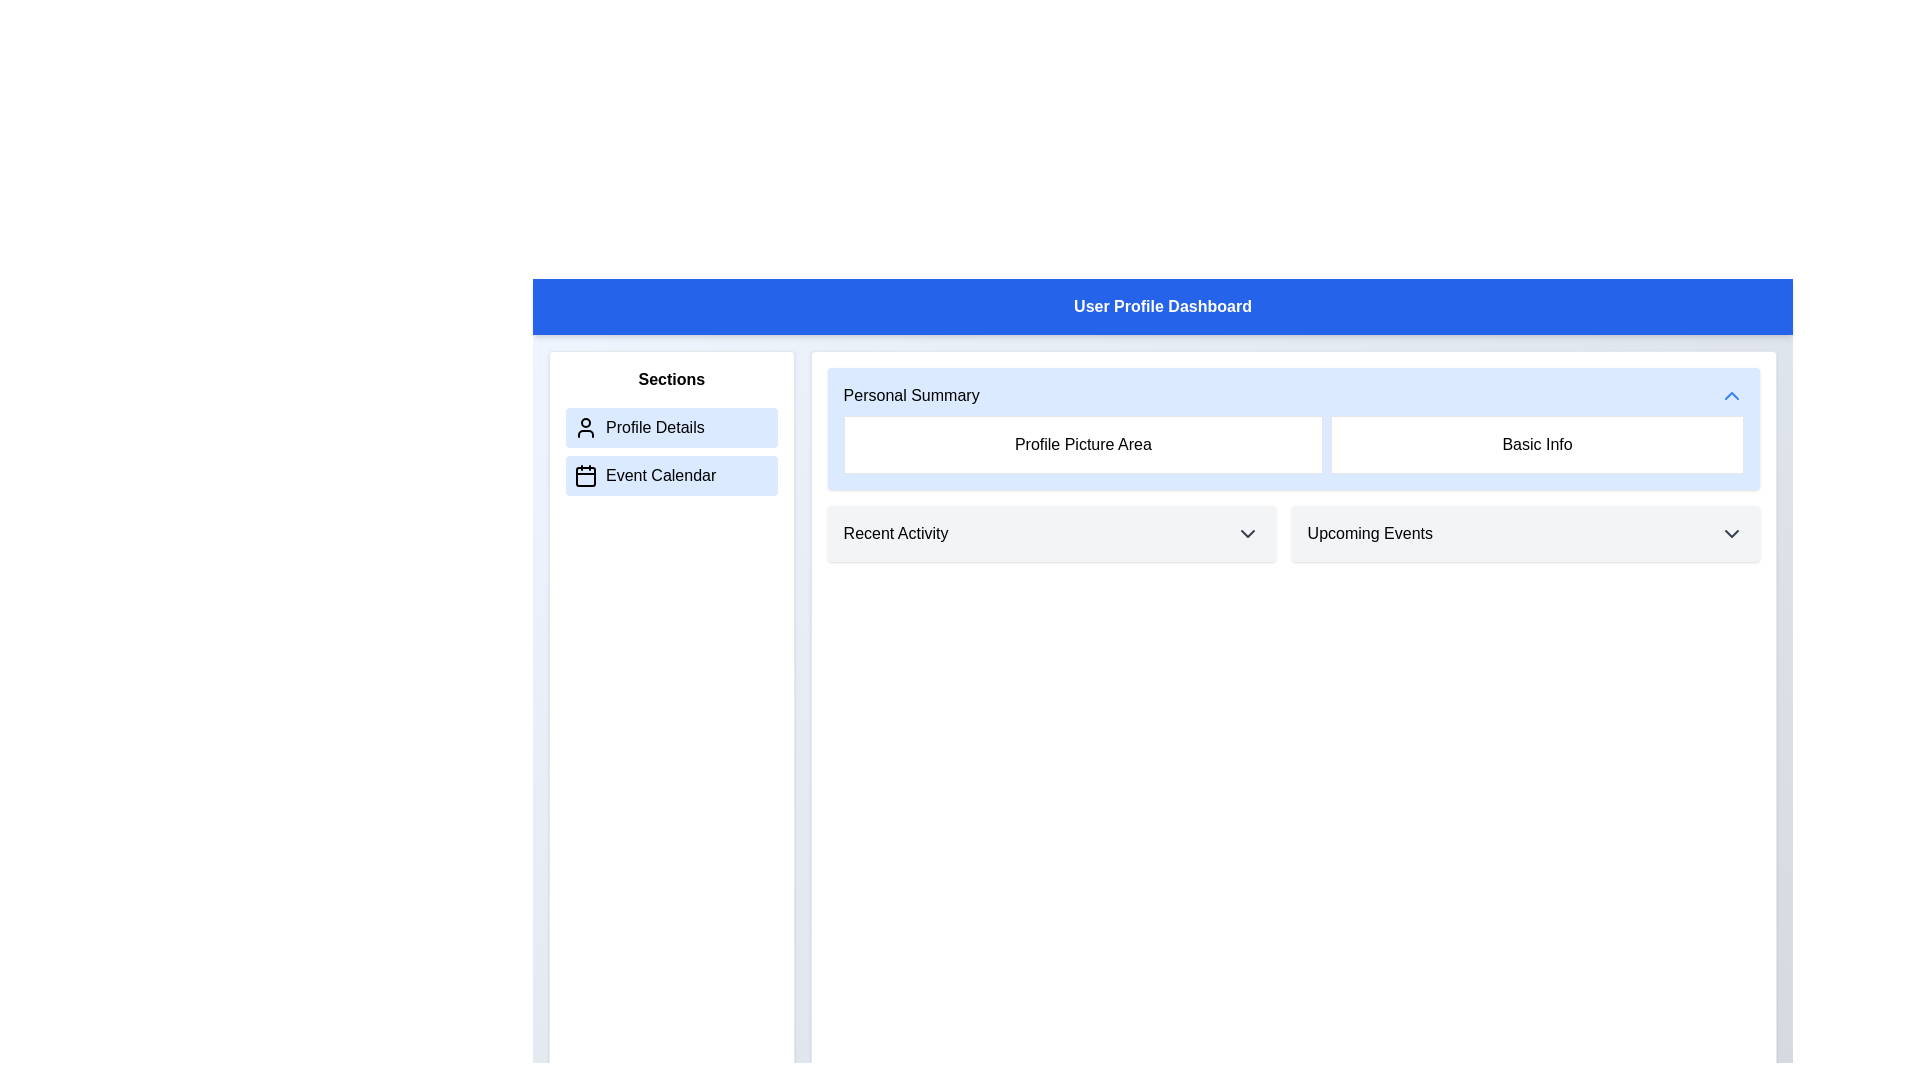  Describe the element at coordinates (910, 396) in the screenshot. I see `the 'Personal Summary' text label` at that location.